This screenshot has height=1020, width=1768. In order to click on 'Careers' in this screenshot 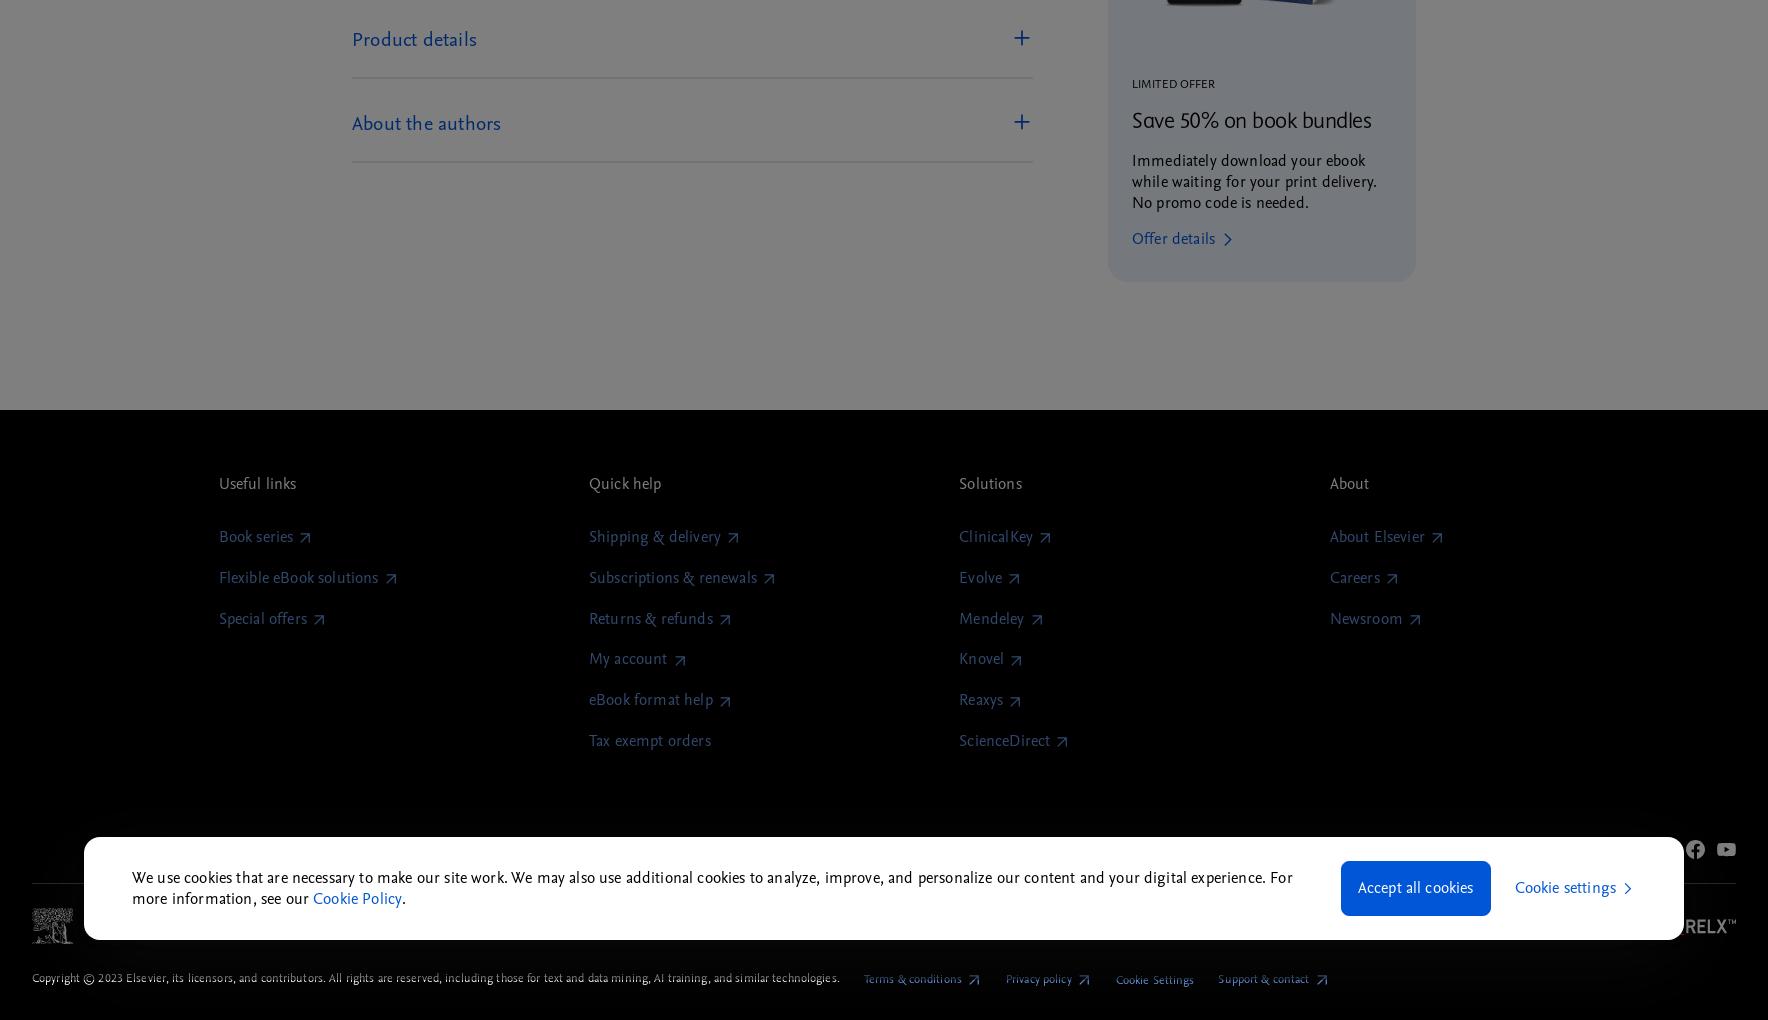, I will do `click(1352, 577)`.